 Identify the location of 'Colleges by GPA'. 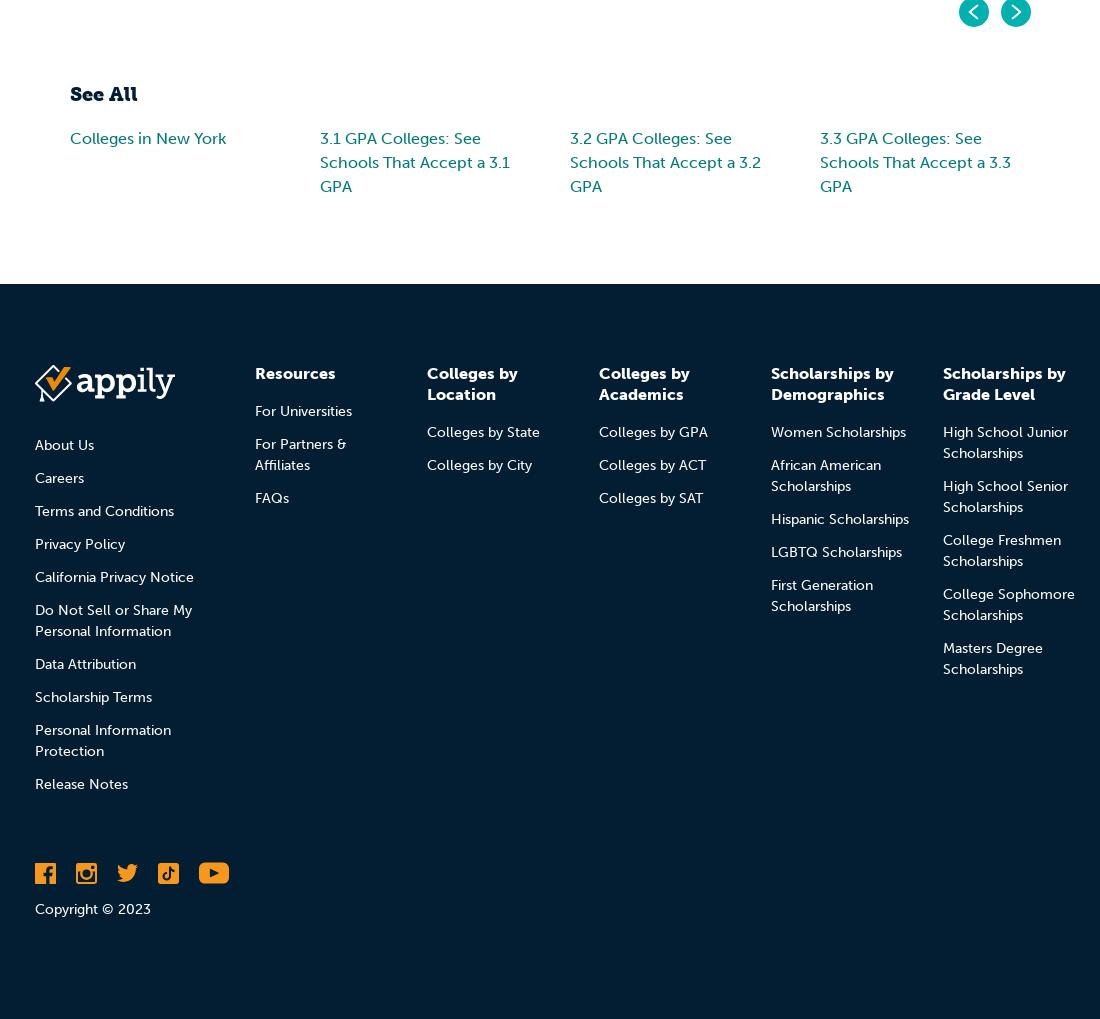
(653, 431).